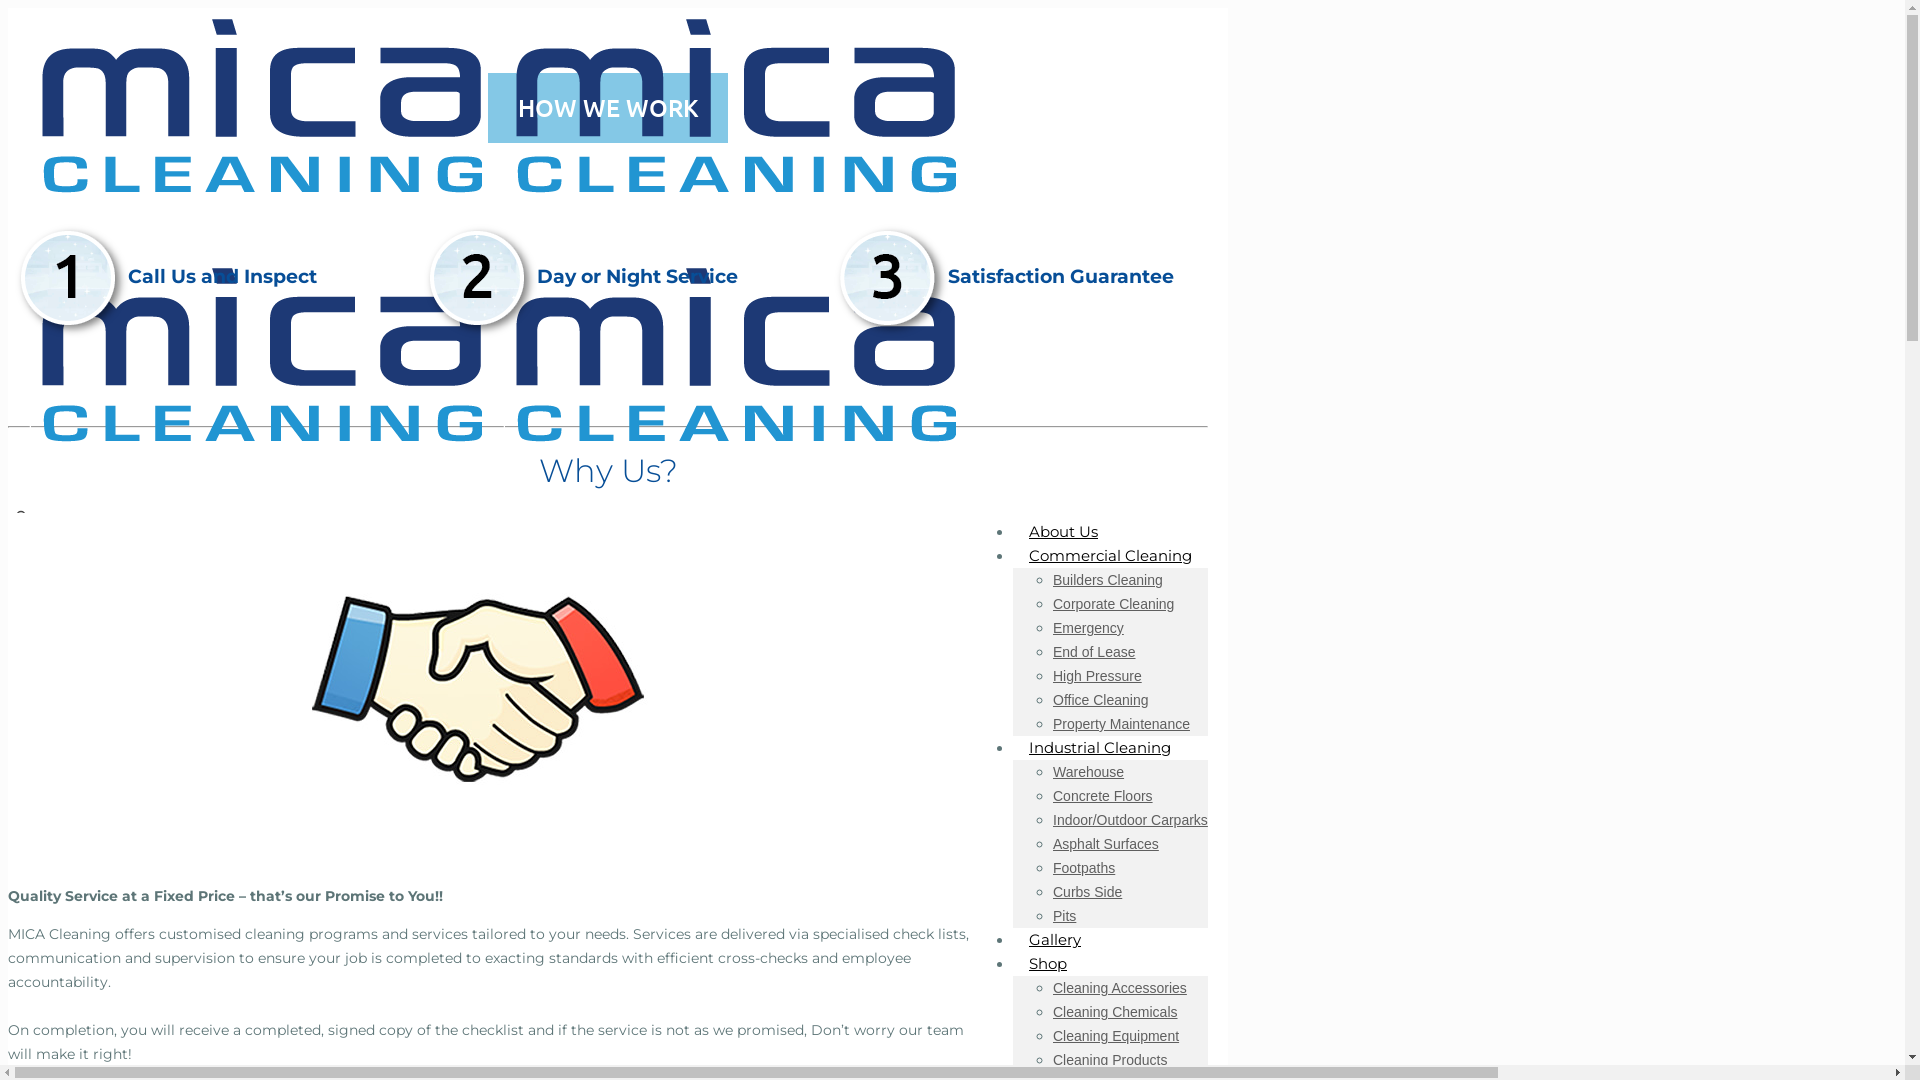 This screenshot has width=1920, height=1080. What do you see at coordinates (1087, 770) in the screenshot?
I see `'Warehouse'` at bounding box center [1087, 770].